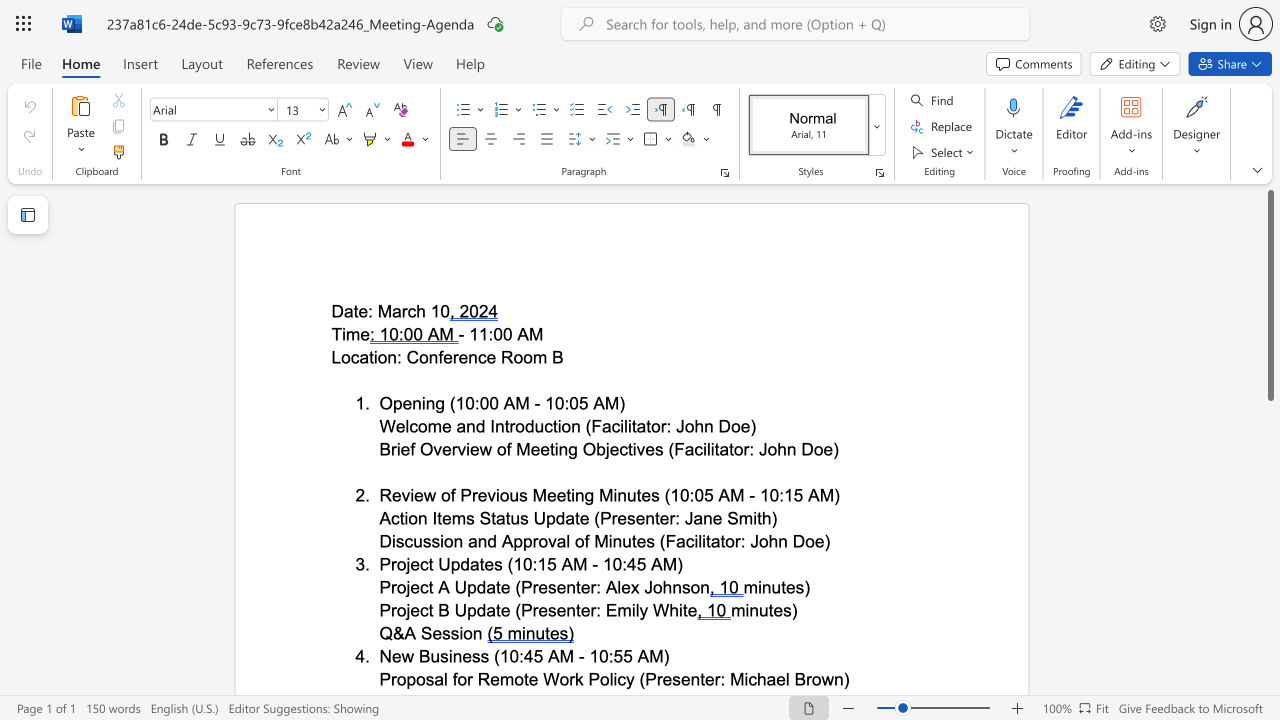 Image resolution: width=1280 pixels, height=720 pixels. Describe the element at coordinates (621, 403) in the screenshot. I see `the 1th character ")" in the text` at that location.